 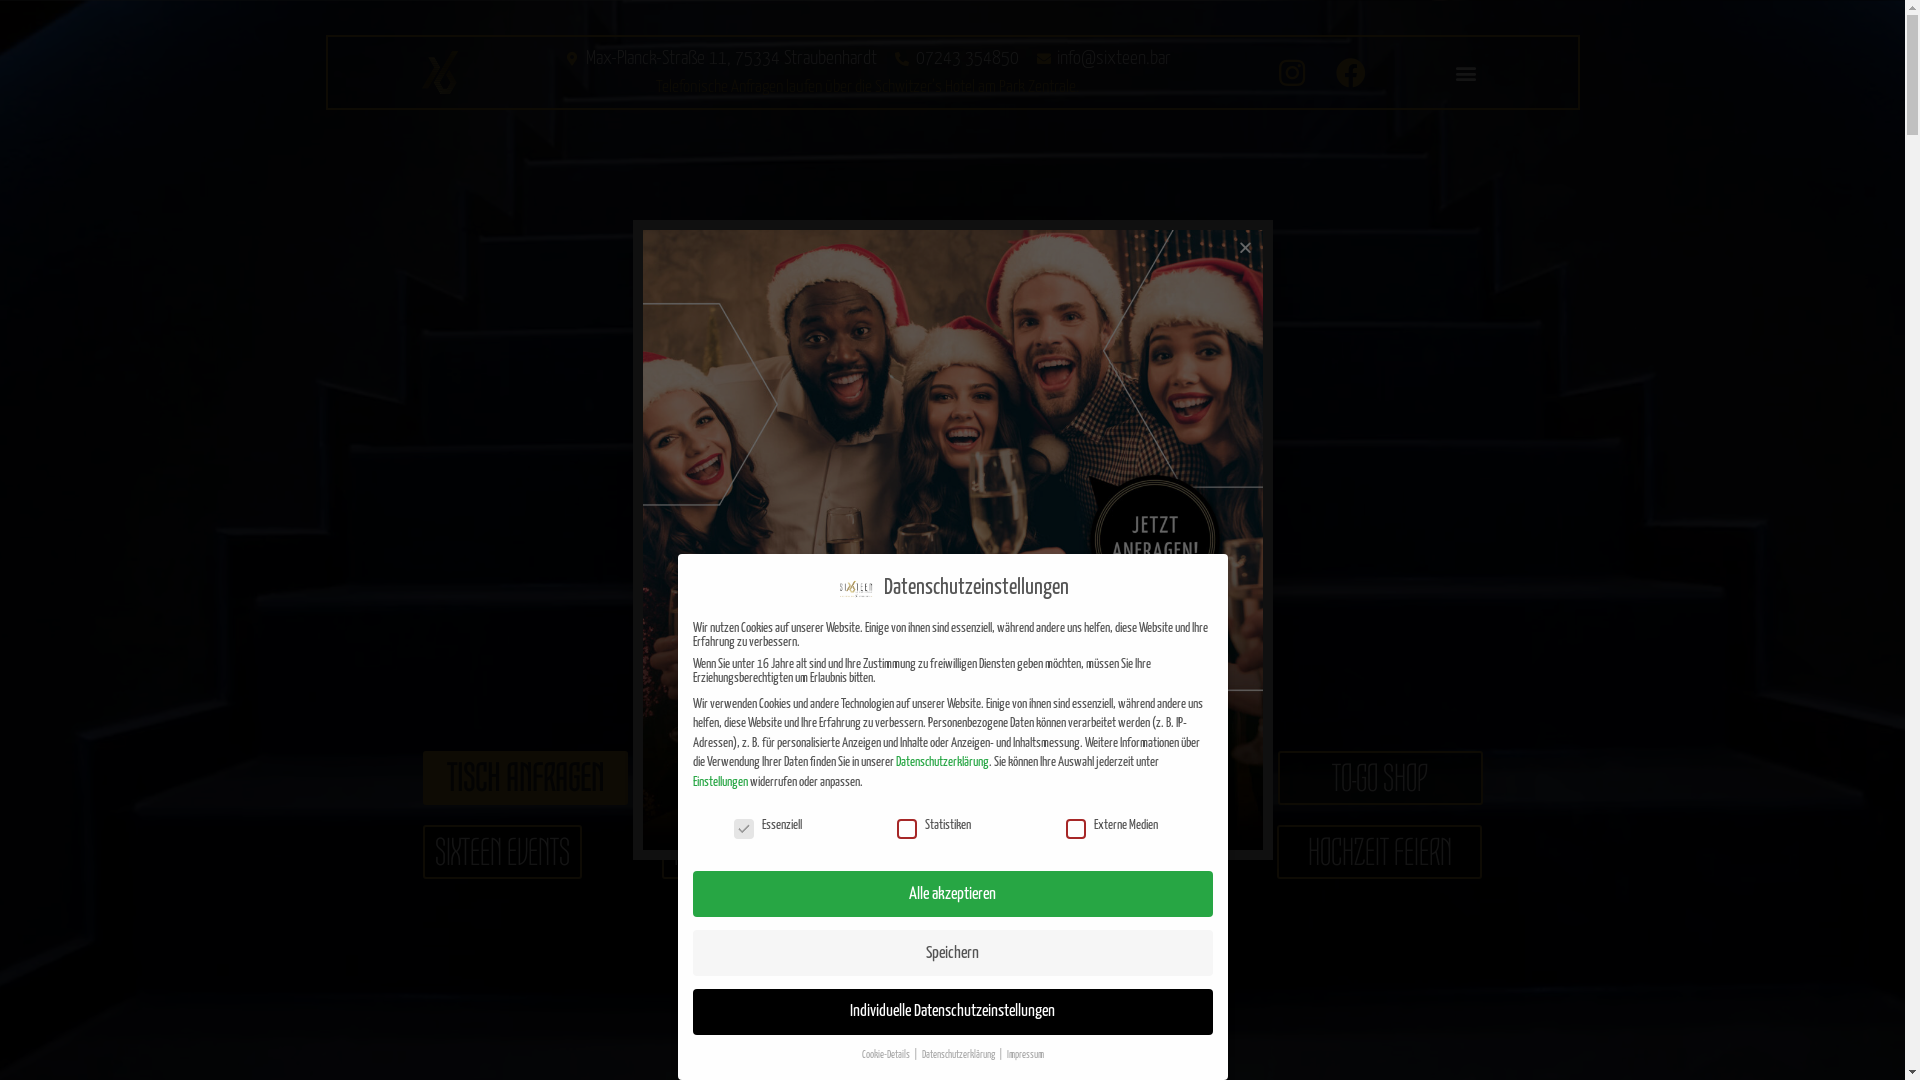 What do you see at coordinates (1024, 1054) in the screenshot?
I see `'Impressum'` at bounding box center [1024, 1054].